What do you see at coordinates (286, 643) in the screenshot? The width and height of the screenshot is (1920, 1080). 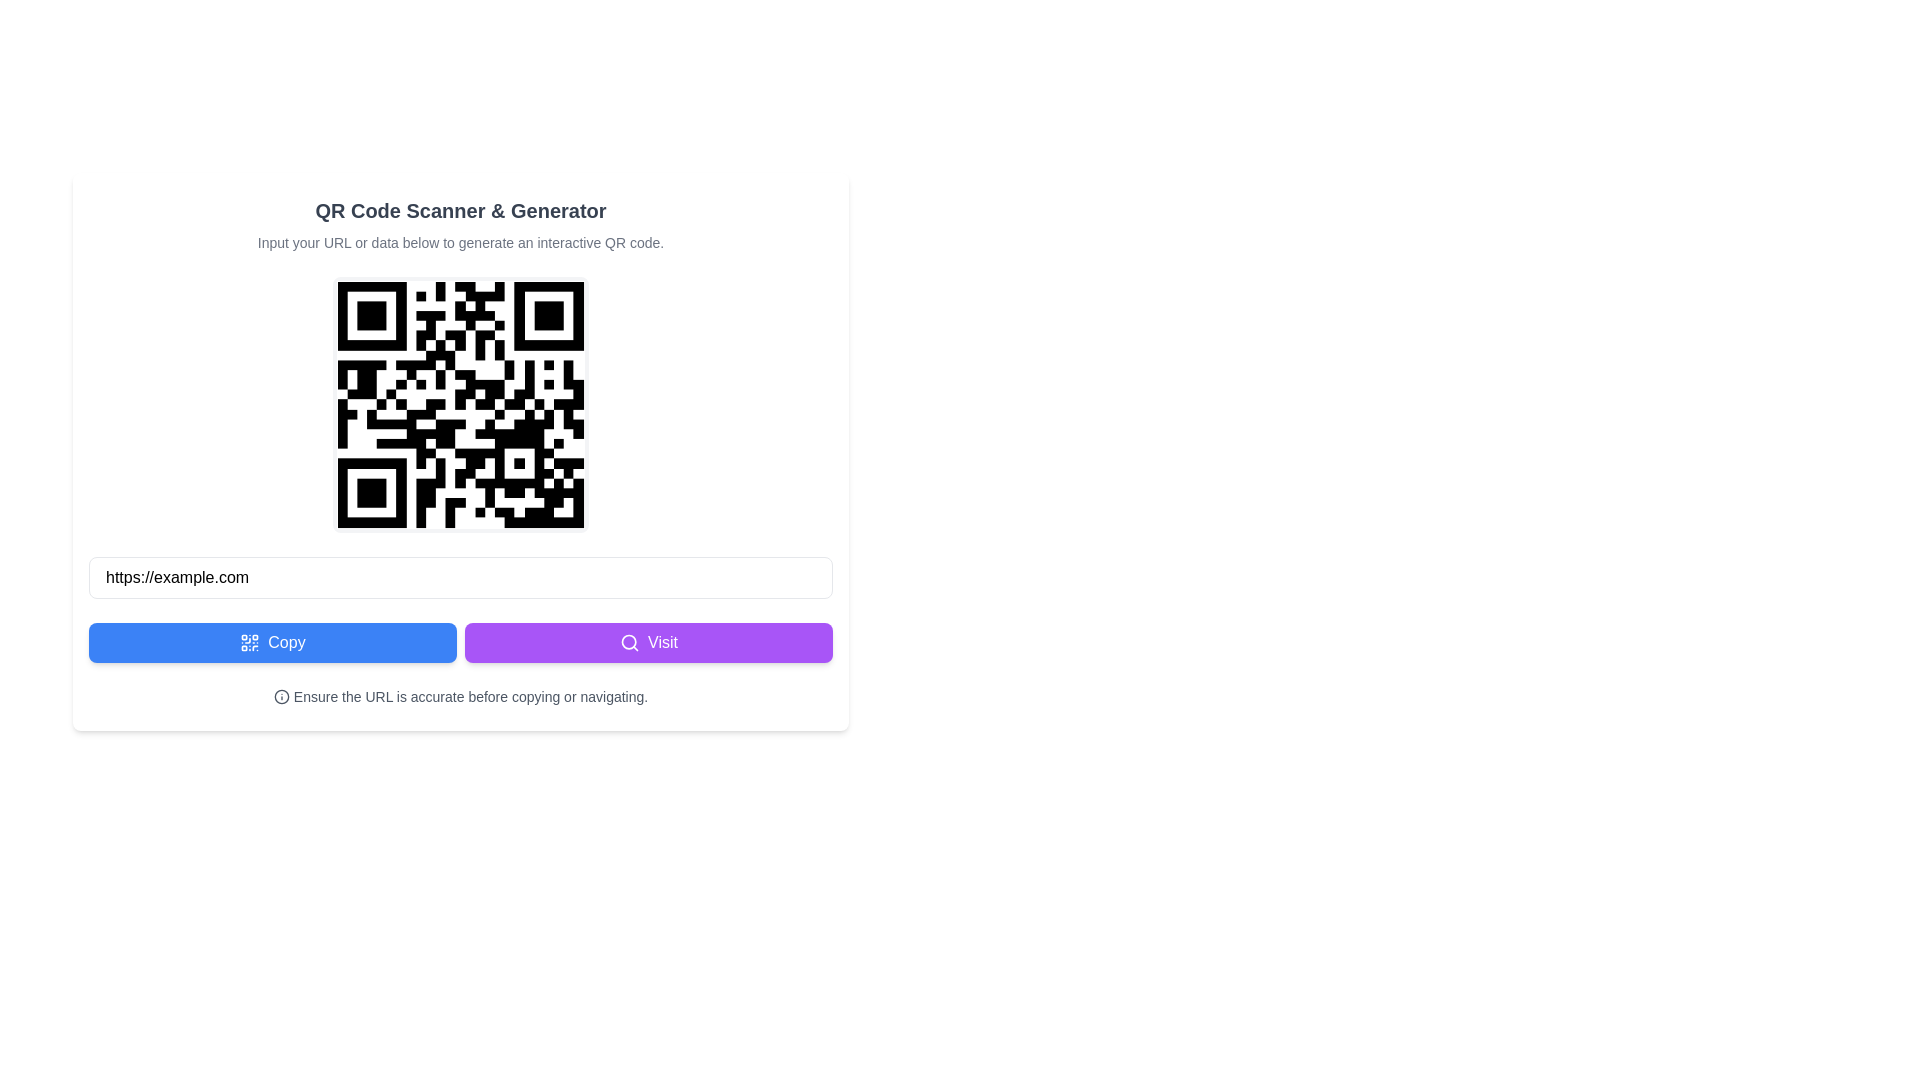 I see `the 'Copy' button which contains the text label 'Copy' in white on a blue background, located beside the 'Visit' button` at bounding box center [286, 643].